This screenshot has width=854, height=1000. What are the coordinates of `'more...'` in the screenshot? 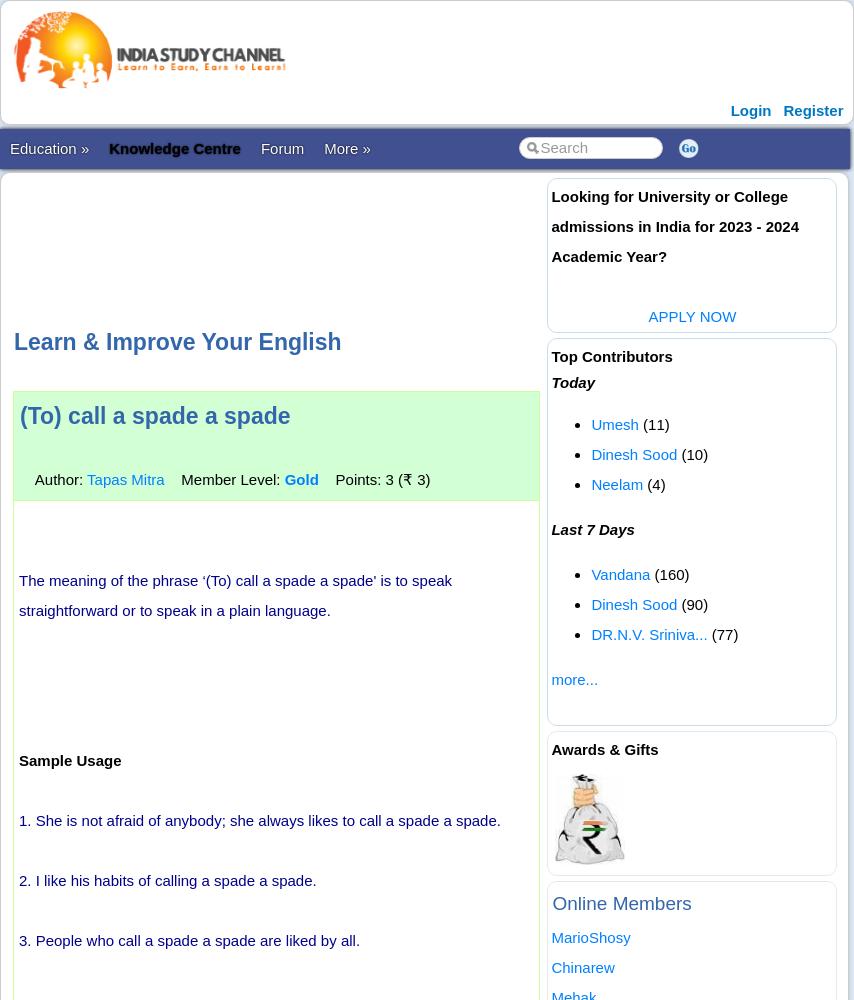 It's located at (573, 678).